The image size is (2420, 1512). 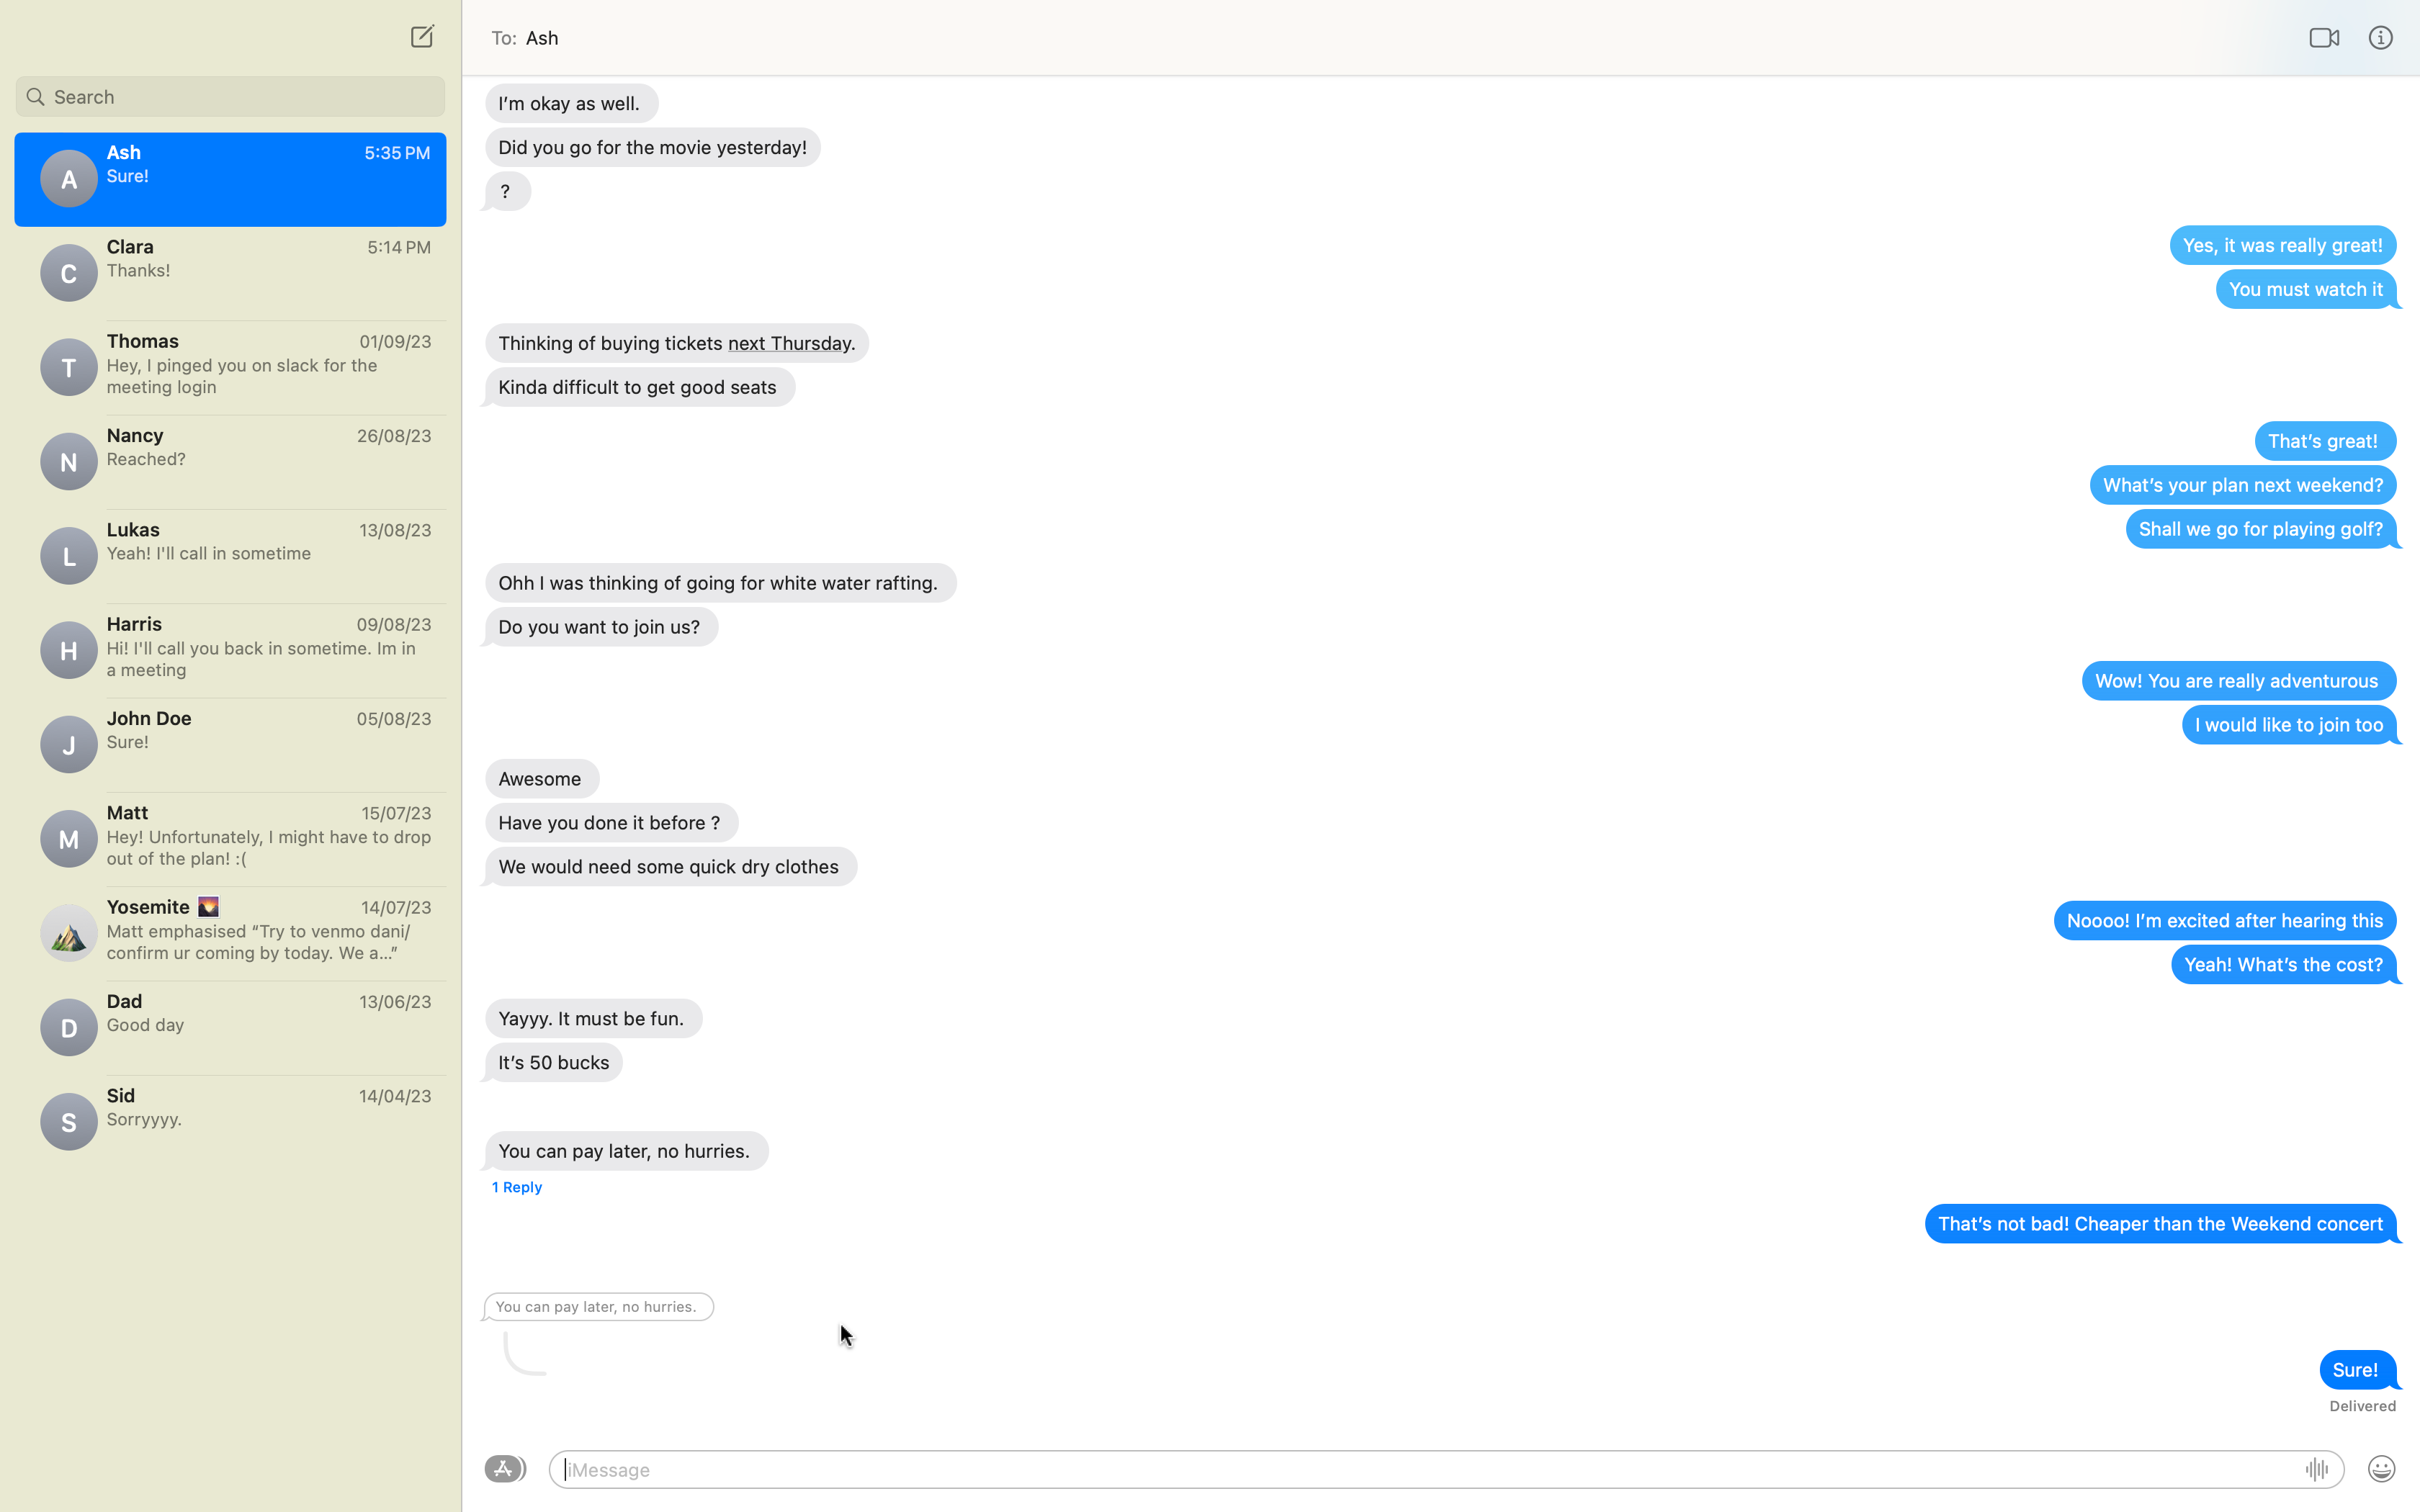 What do you see at coordinates (229, 551) in the screenshot?
I see `Send message to Lucas saying "How was your weekend` at bounding box center [229, 551].